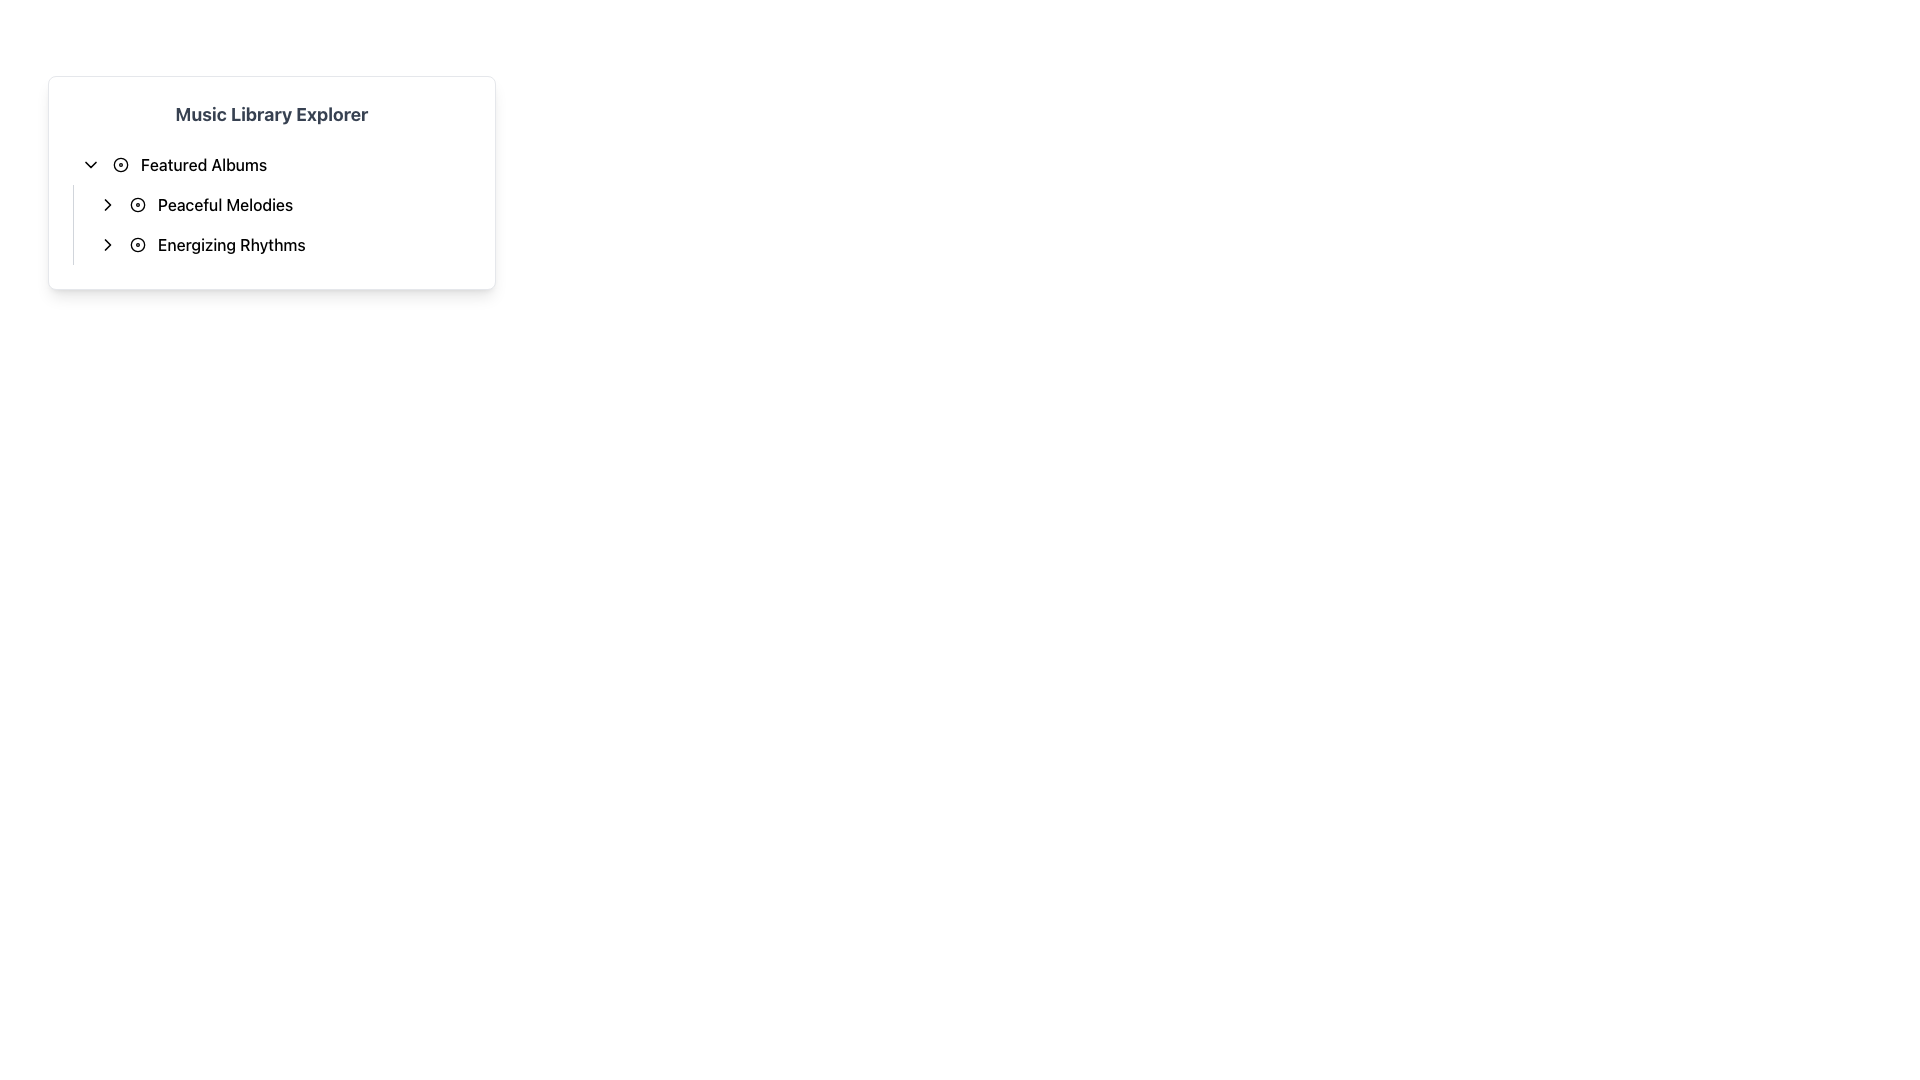 The height and width of the screenshot is (1080, 1920). Describe the element at coordinates (107, 204) in the screenshot. I see `the right-pointing chevron arrow icon located in the 'Music Library Explorer' interface next to the 'Peaceful Melodies' item` at that location.